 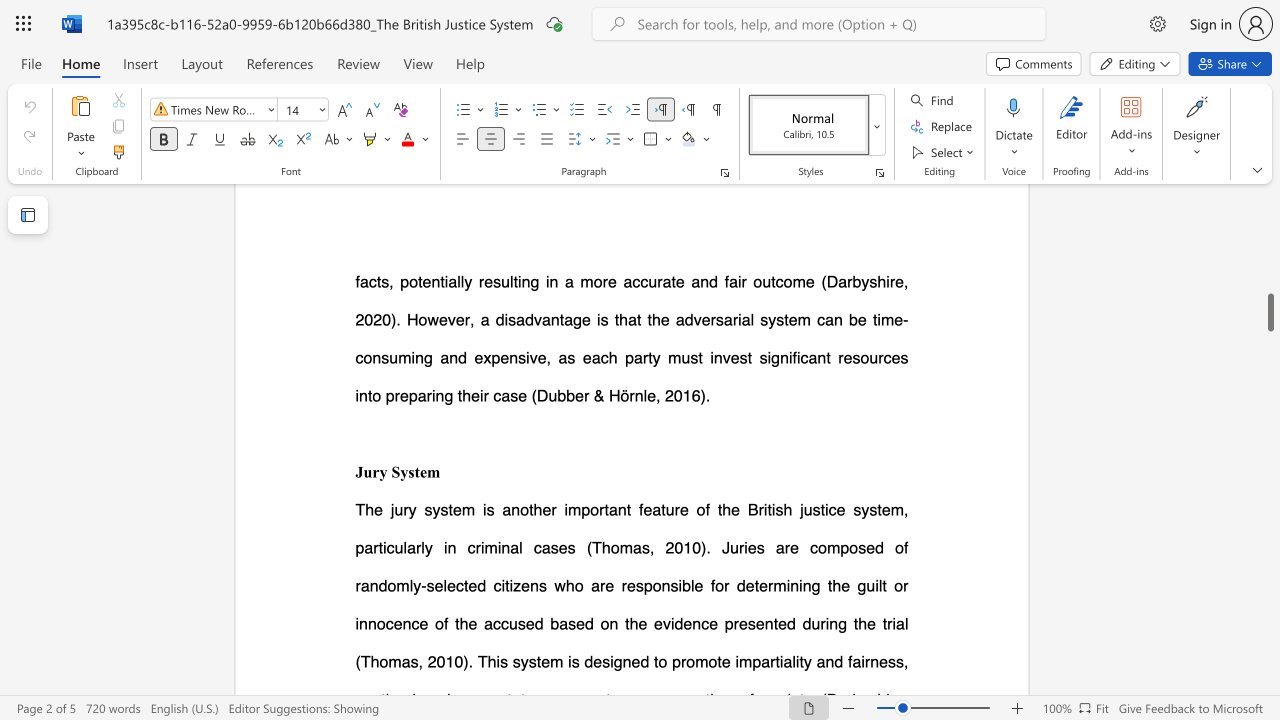 I want to click on the scrollbar, so click(x=1269, y=270).